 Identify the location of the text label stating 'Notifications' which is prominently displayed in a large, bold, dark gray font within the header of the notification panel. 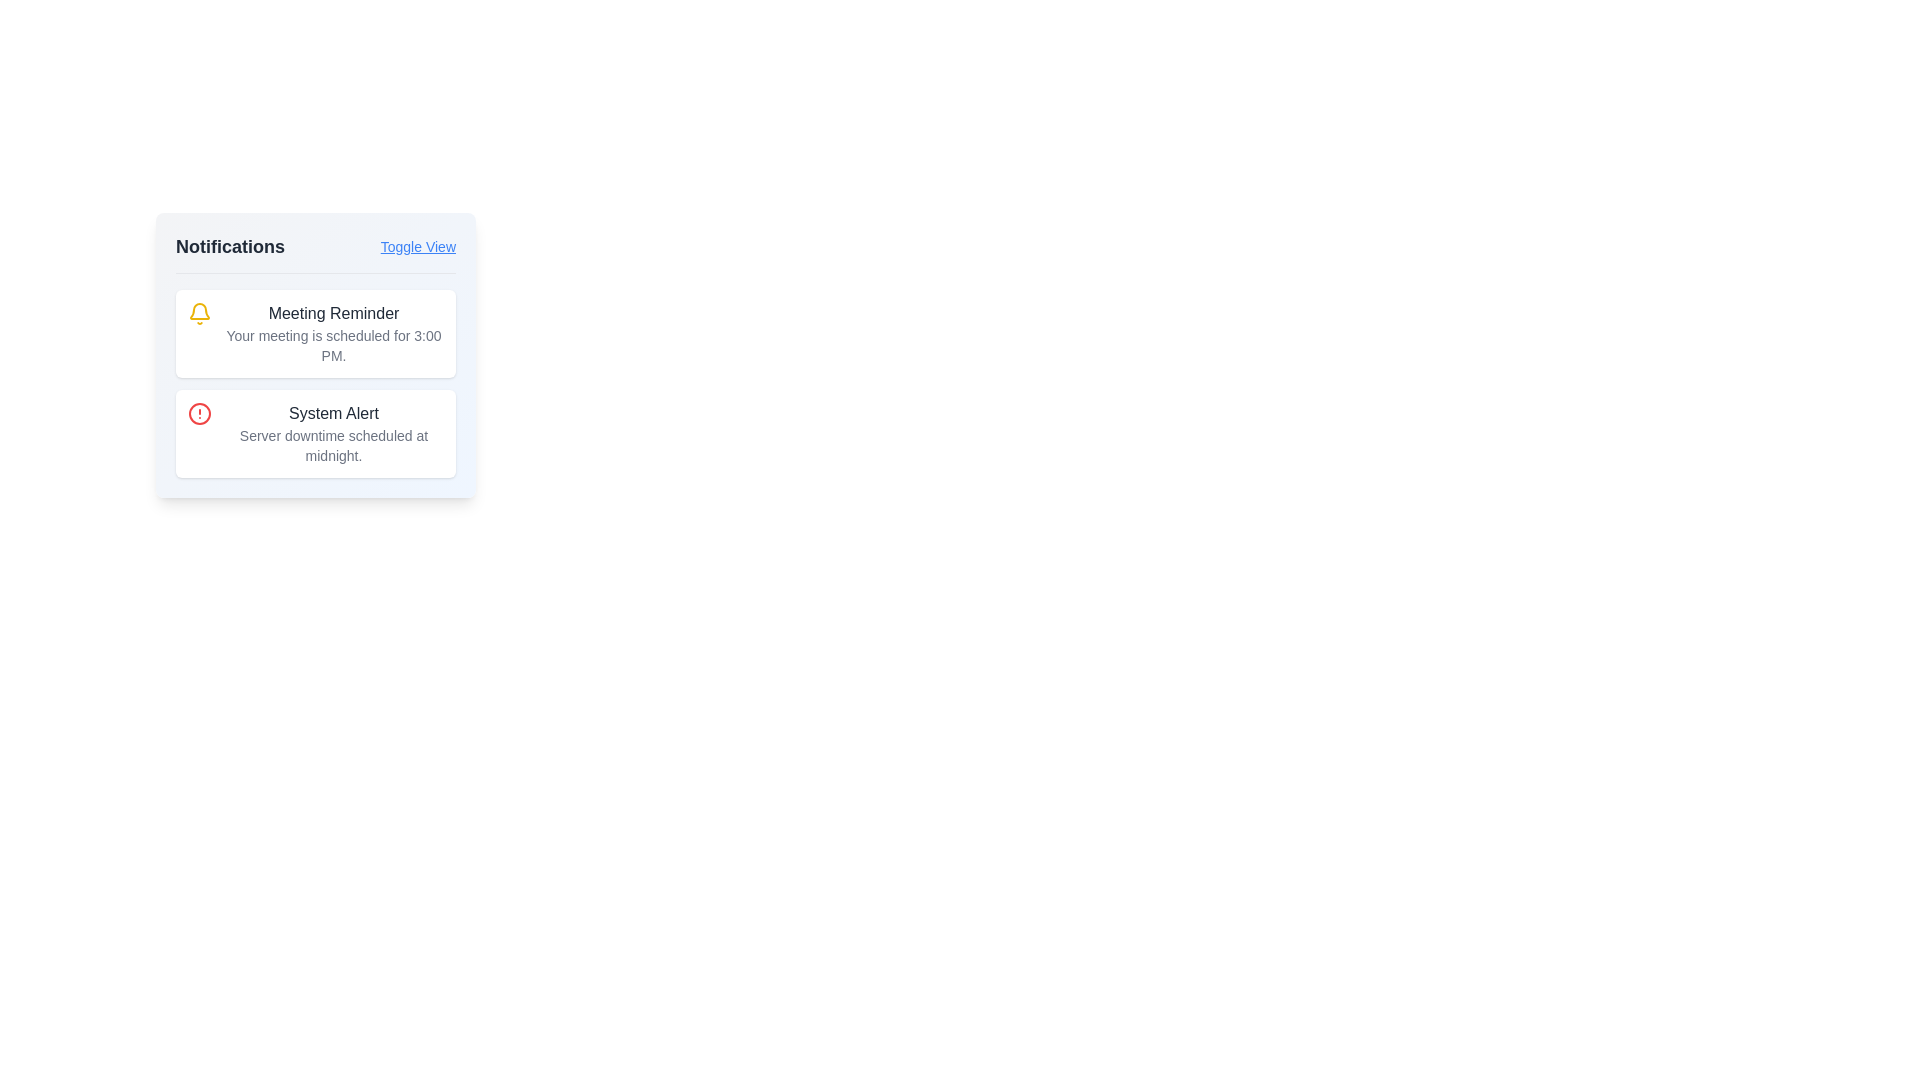
(230, 245).